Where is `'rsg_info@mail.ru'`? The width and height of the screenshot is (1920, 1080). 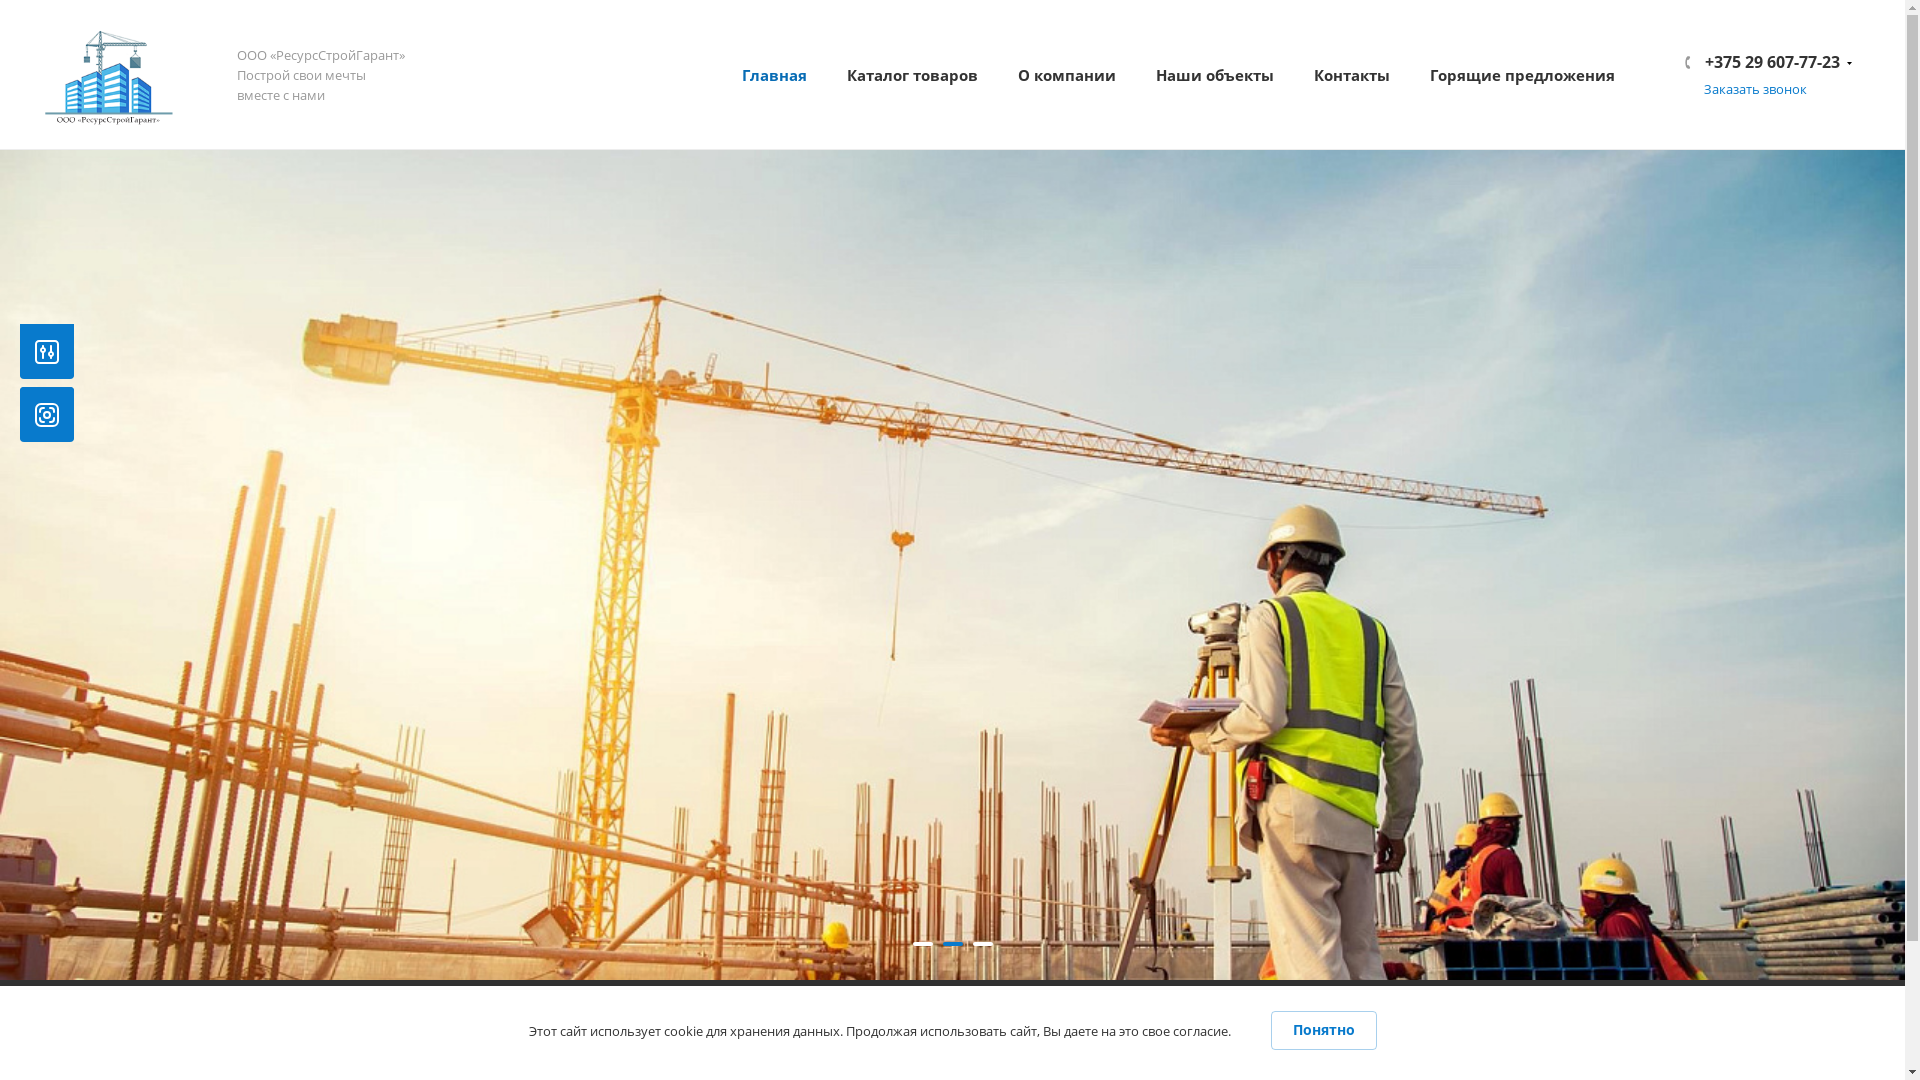
'rsg_info@mail.ru' is located at coordinates (403, 1062).